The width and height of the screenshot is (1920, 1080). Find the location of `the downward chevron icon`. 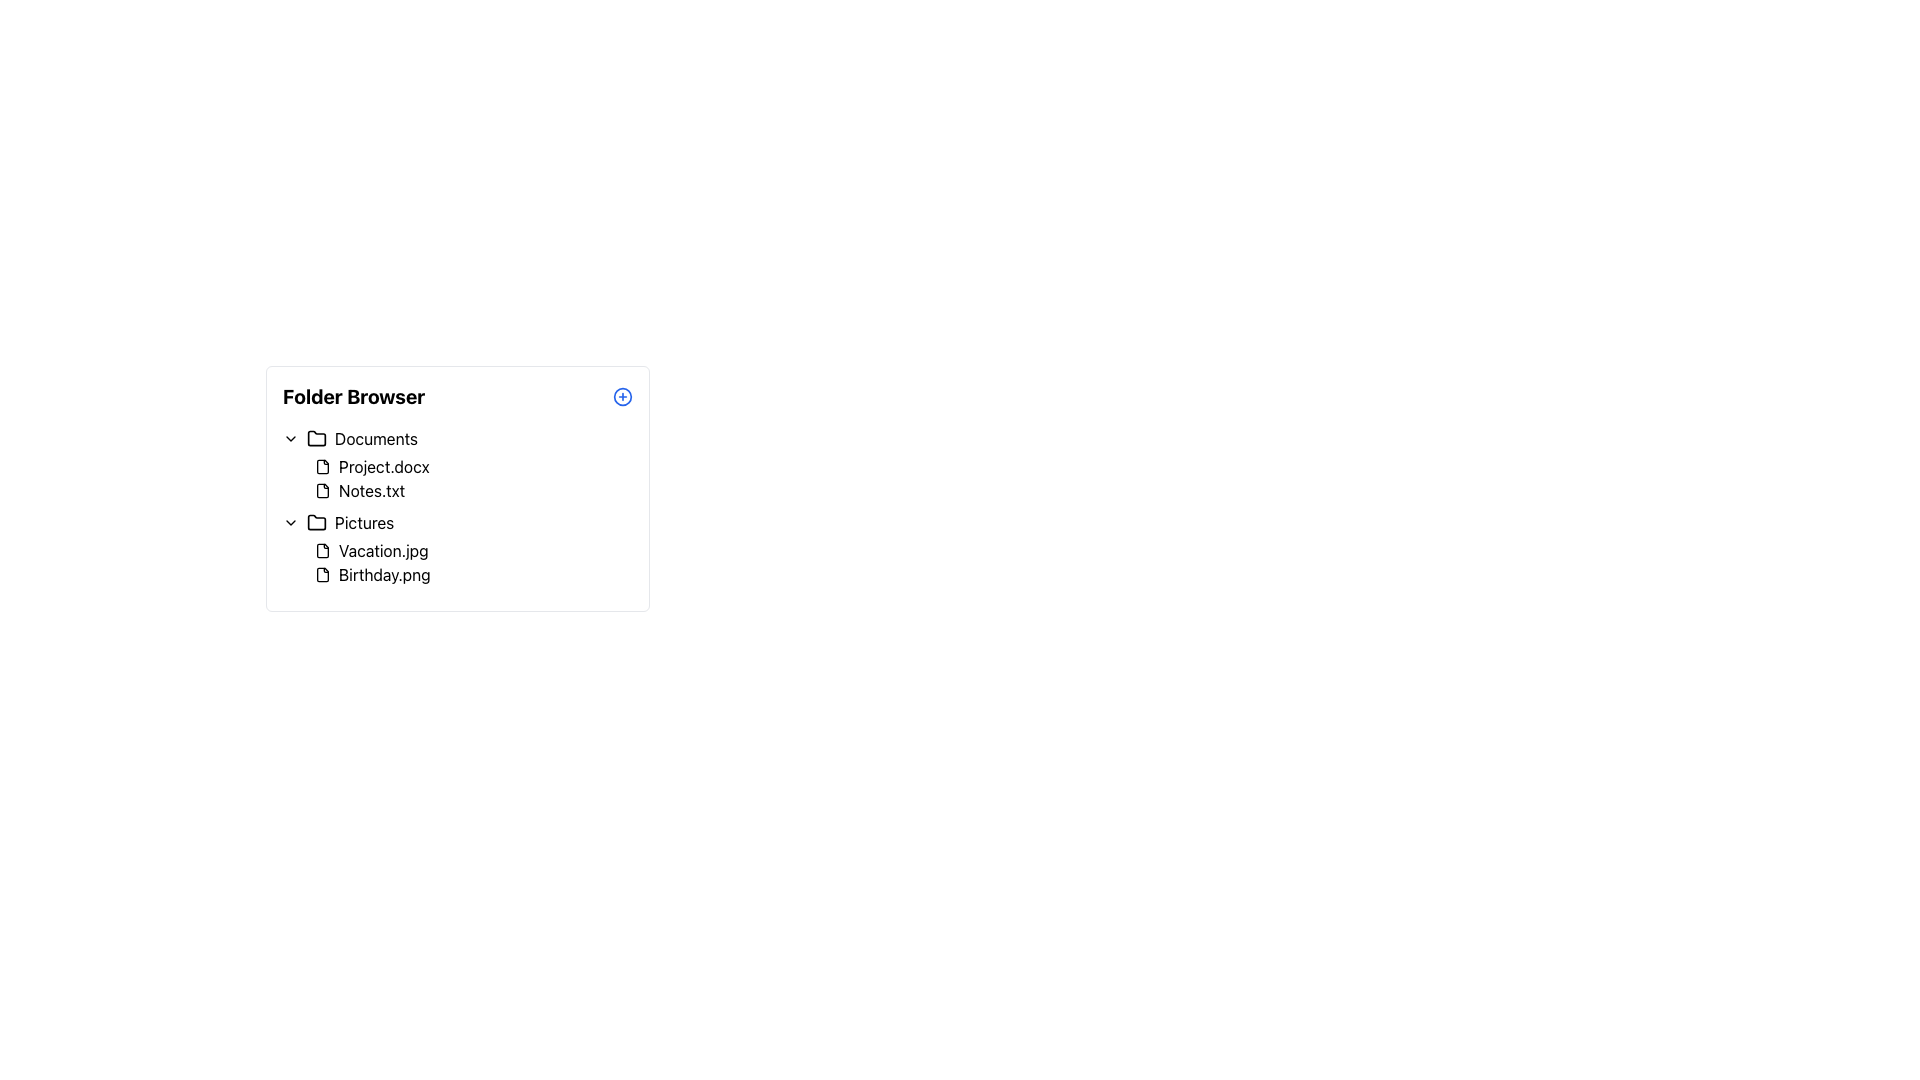

the downward chevron icon is located at coordinates (290, 438).